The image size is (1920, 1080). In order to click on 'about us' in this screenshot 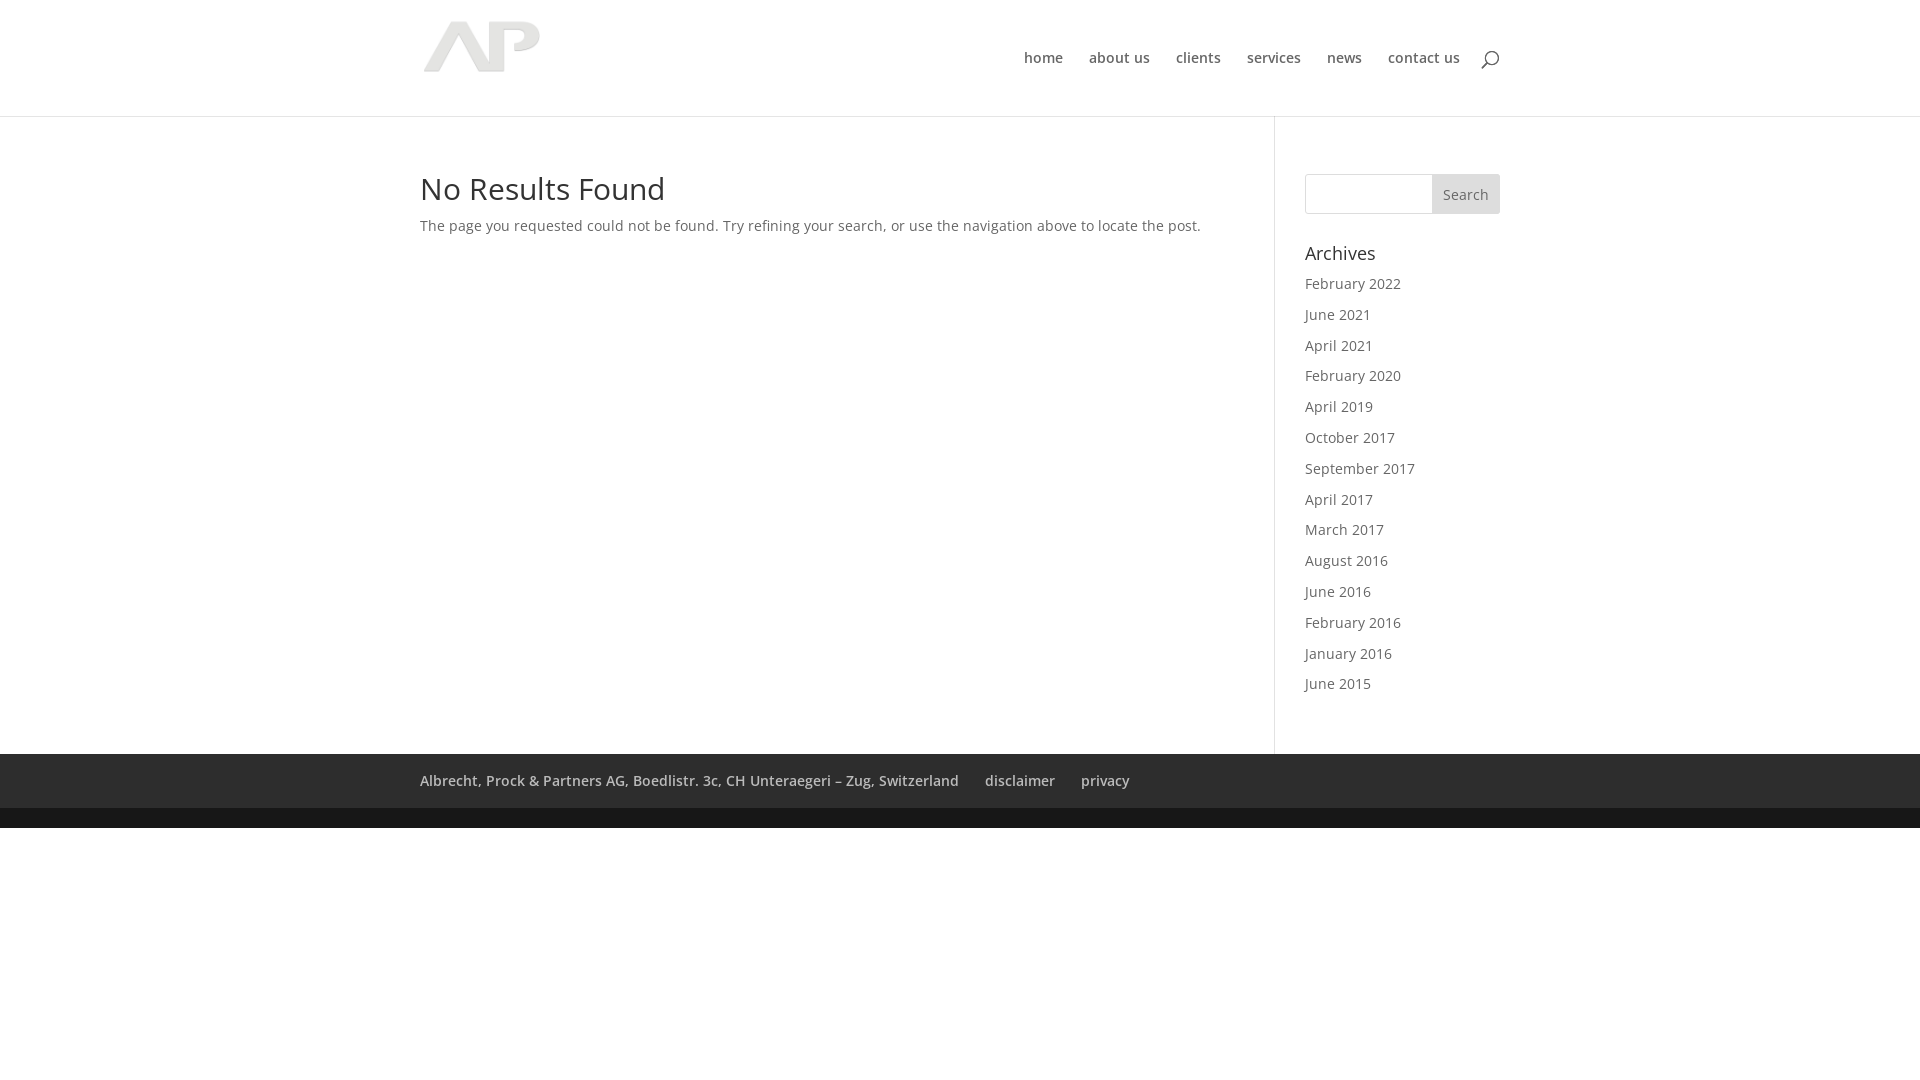, I will do `click(1118, 82)`.